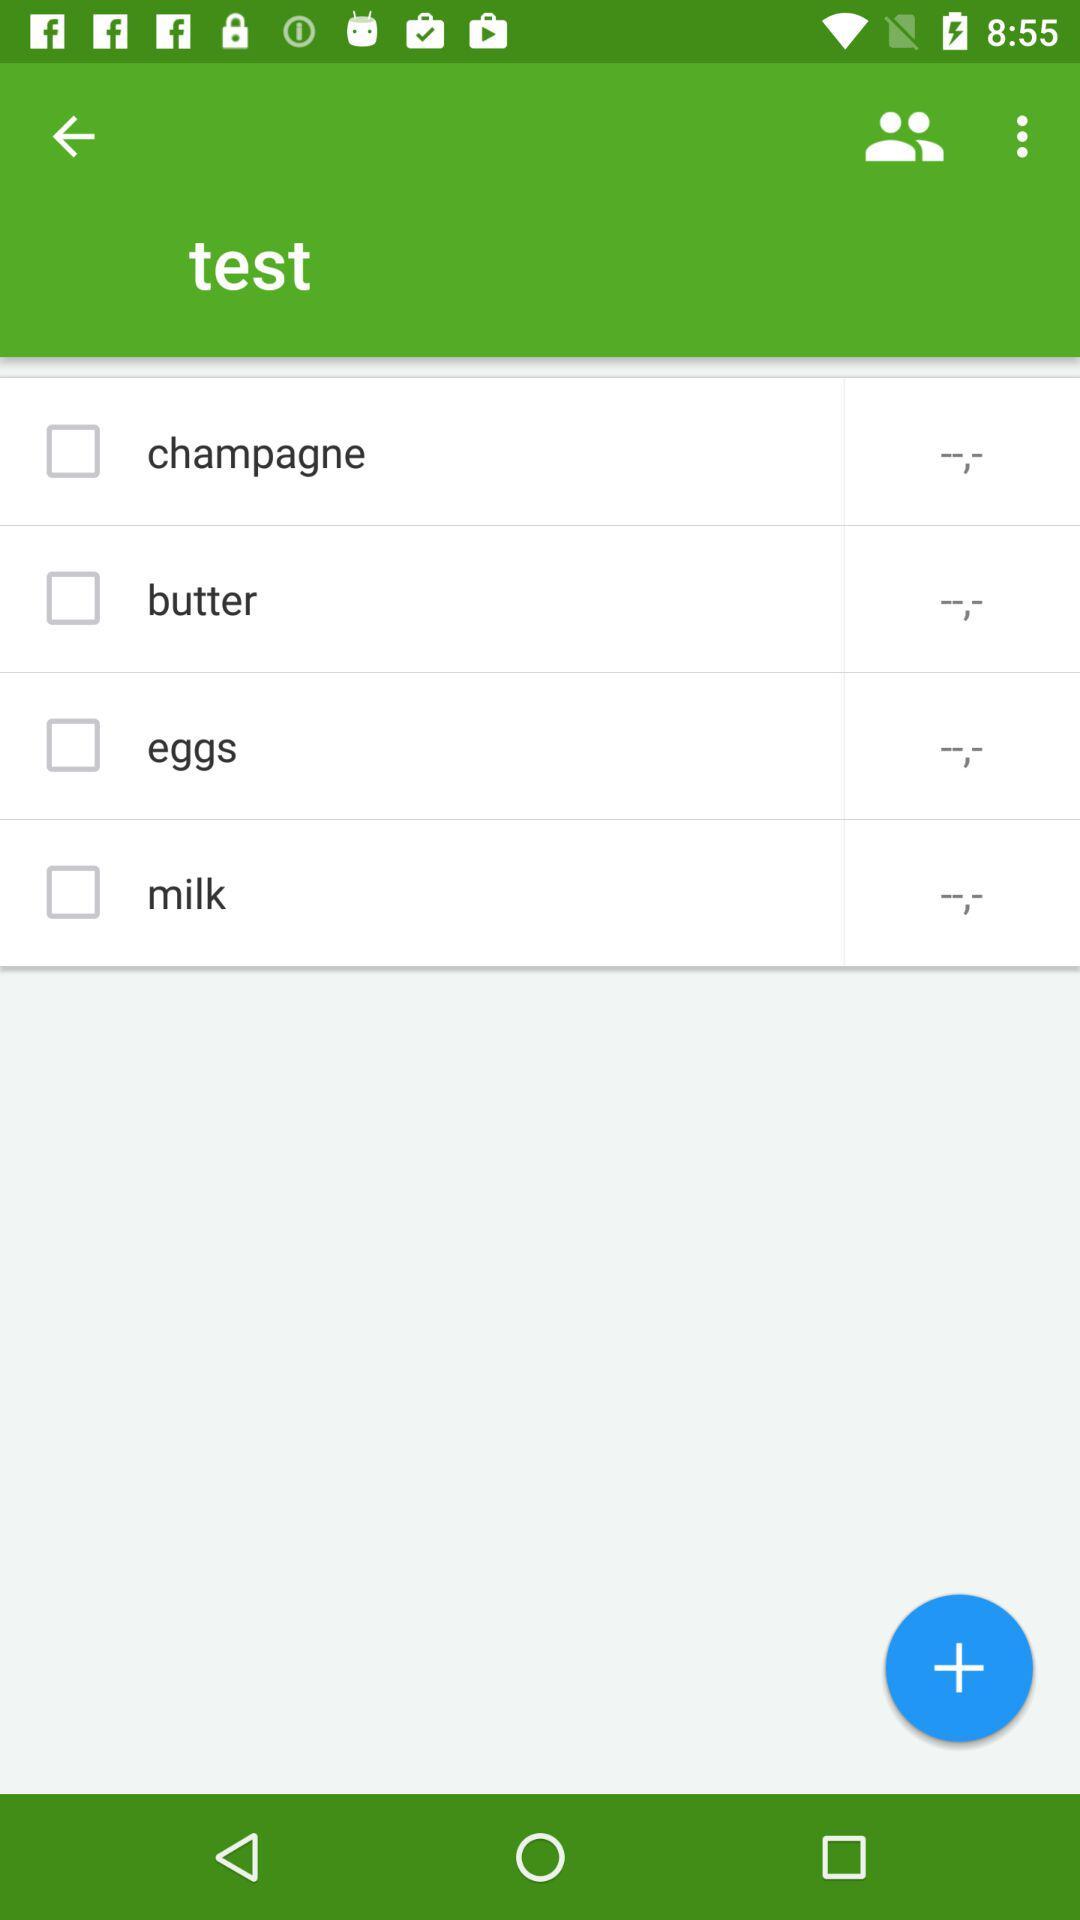 This screenshot has height=1920, width=1080. Describe the element at coordinates (958, 1670) in the screenshot. I see `the item at the bottom right corner` at that location.